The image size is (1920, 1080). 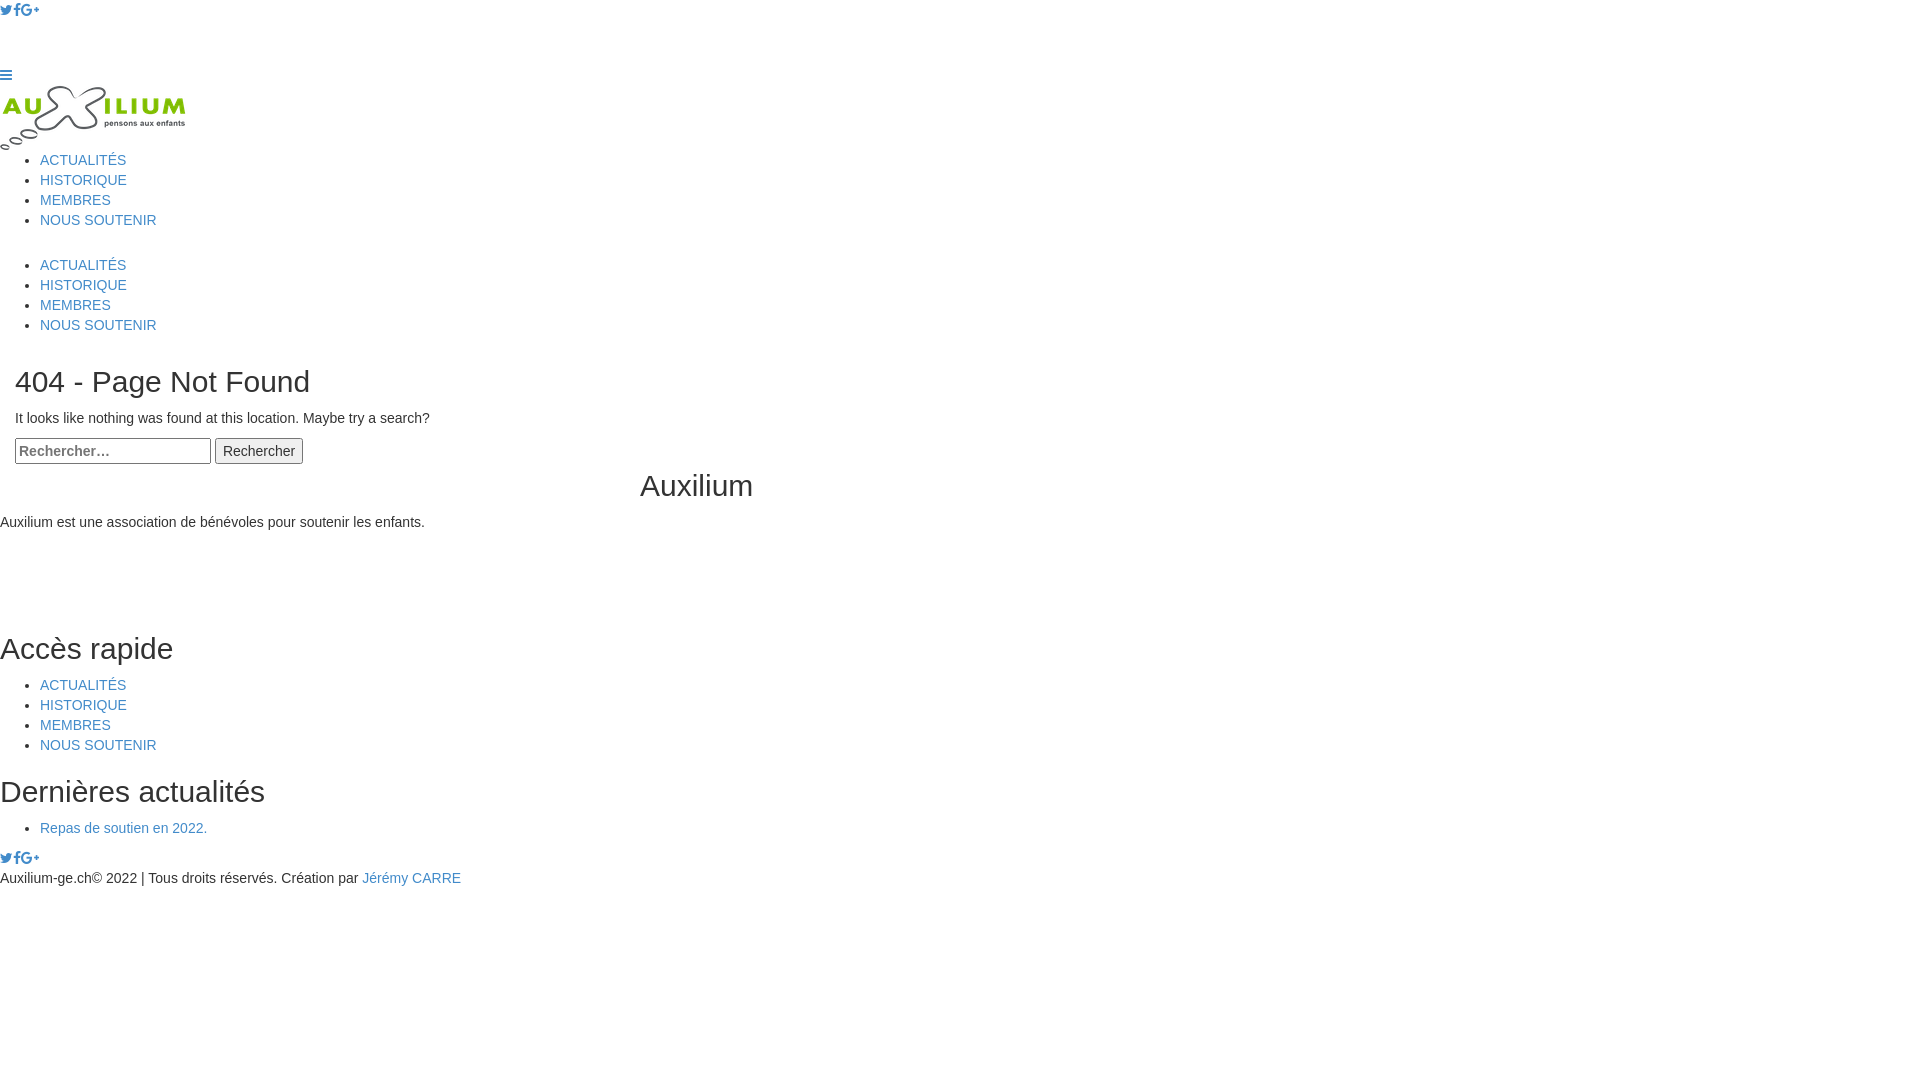 I want to click on 'HISTORIQUE', so click(x=82, y=704).